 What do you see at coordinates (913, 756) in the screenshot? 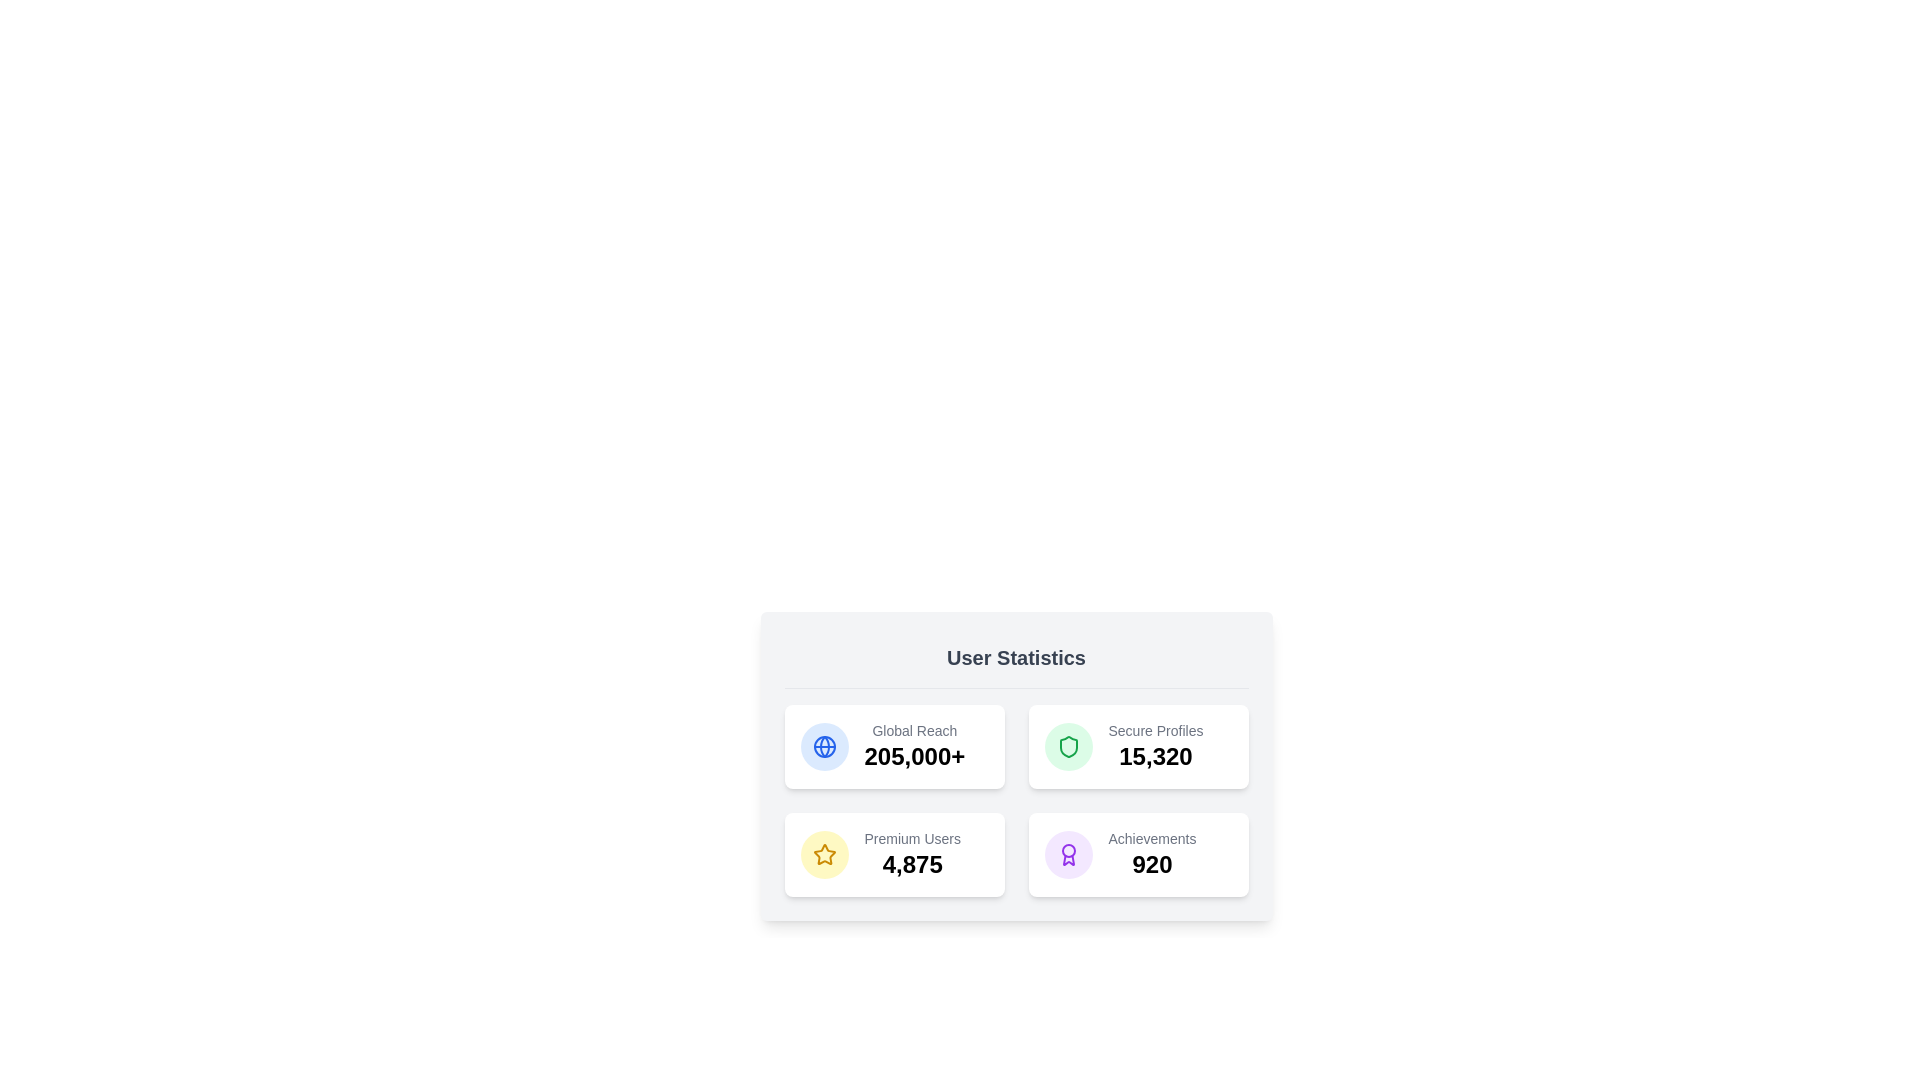
I see `the prominent label displaying '205,000+' which is located under the 'Global Reach' label in the 'User Statistics' panel` at bounding box center [913, 756].